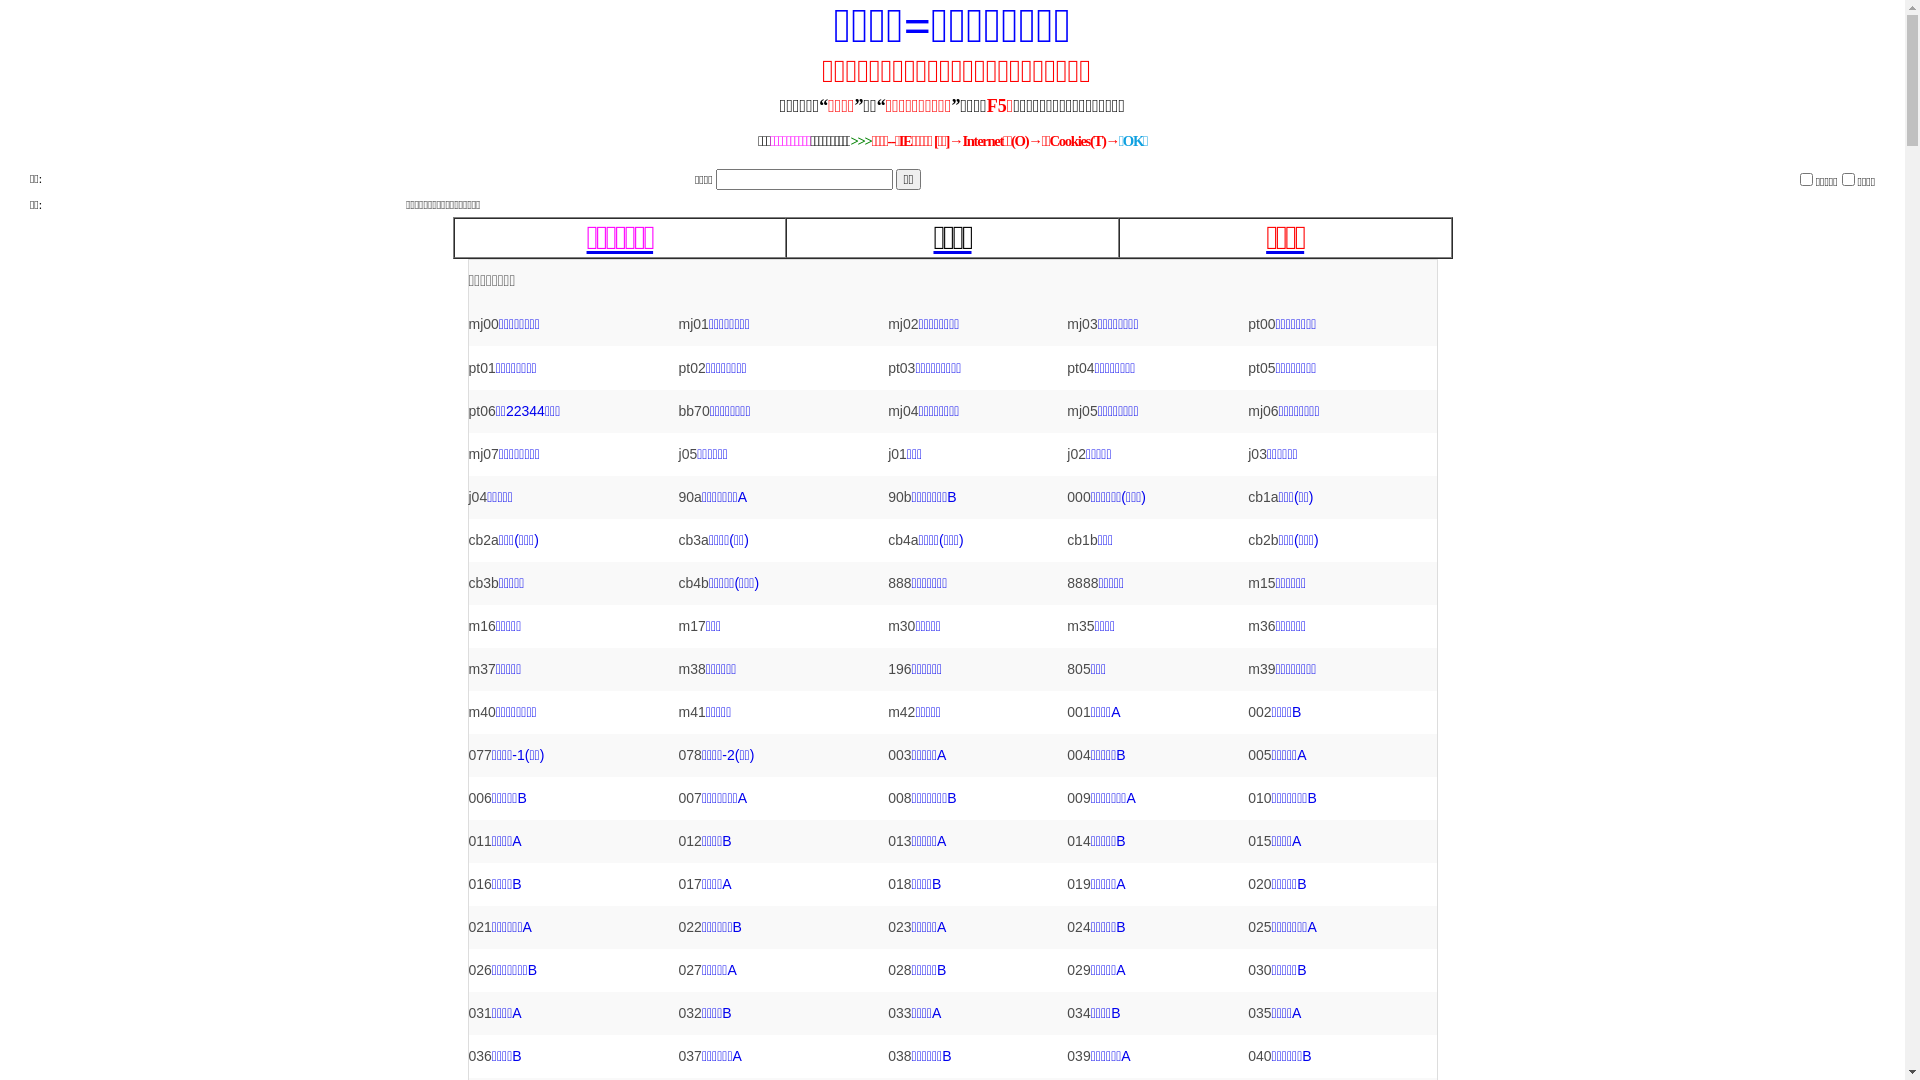 The height and width of the screenshot is (1080, 1920). What do you see at coordinates (898, 840) in the screenshot?
I see `'013'` at bounding box center [898, 840].